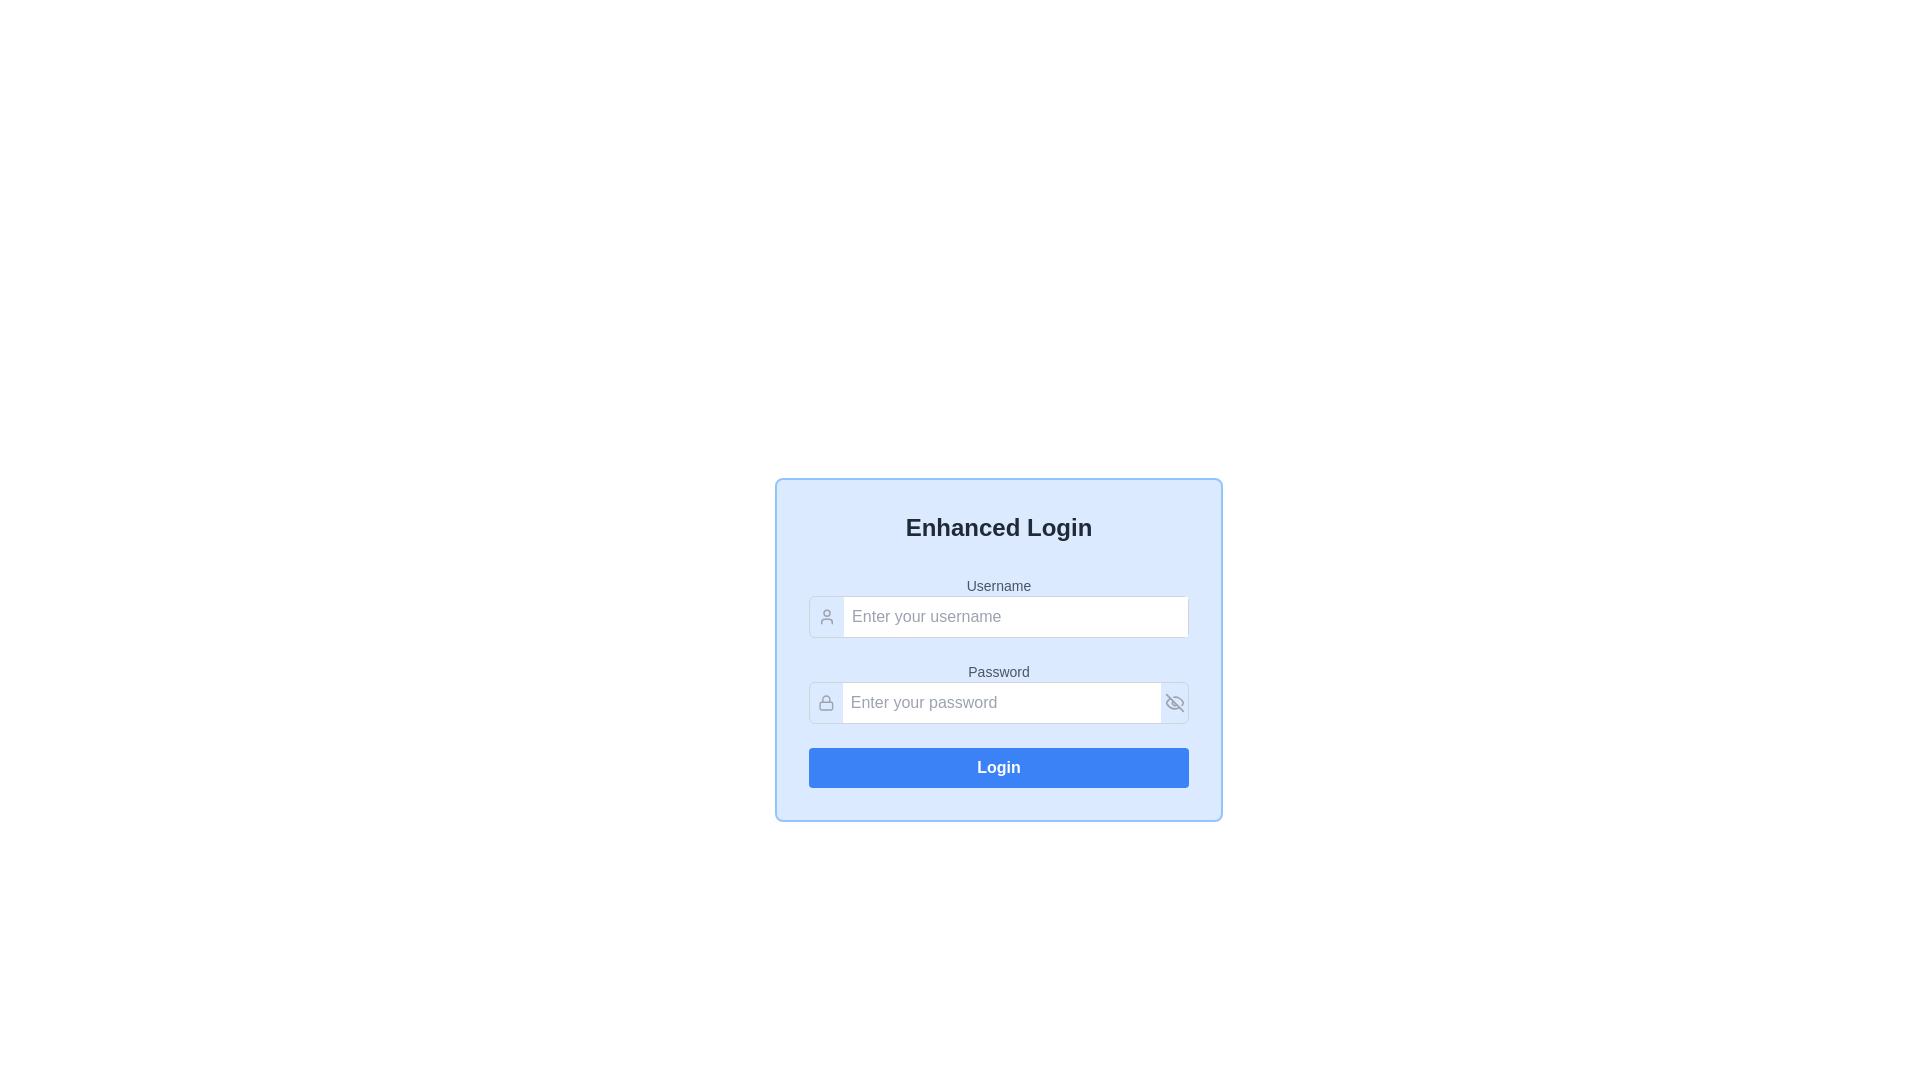  I want to click on the gray lock icon positioned on the left side of the password input field, which serves as a visual cue for security, so click(826, 701).